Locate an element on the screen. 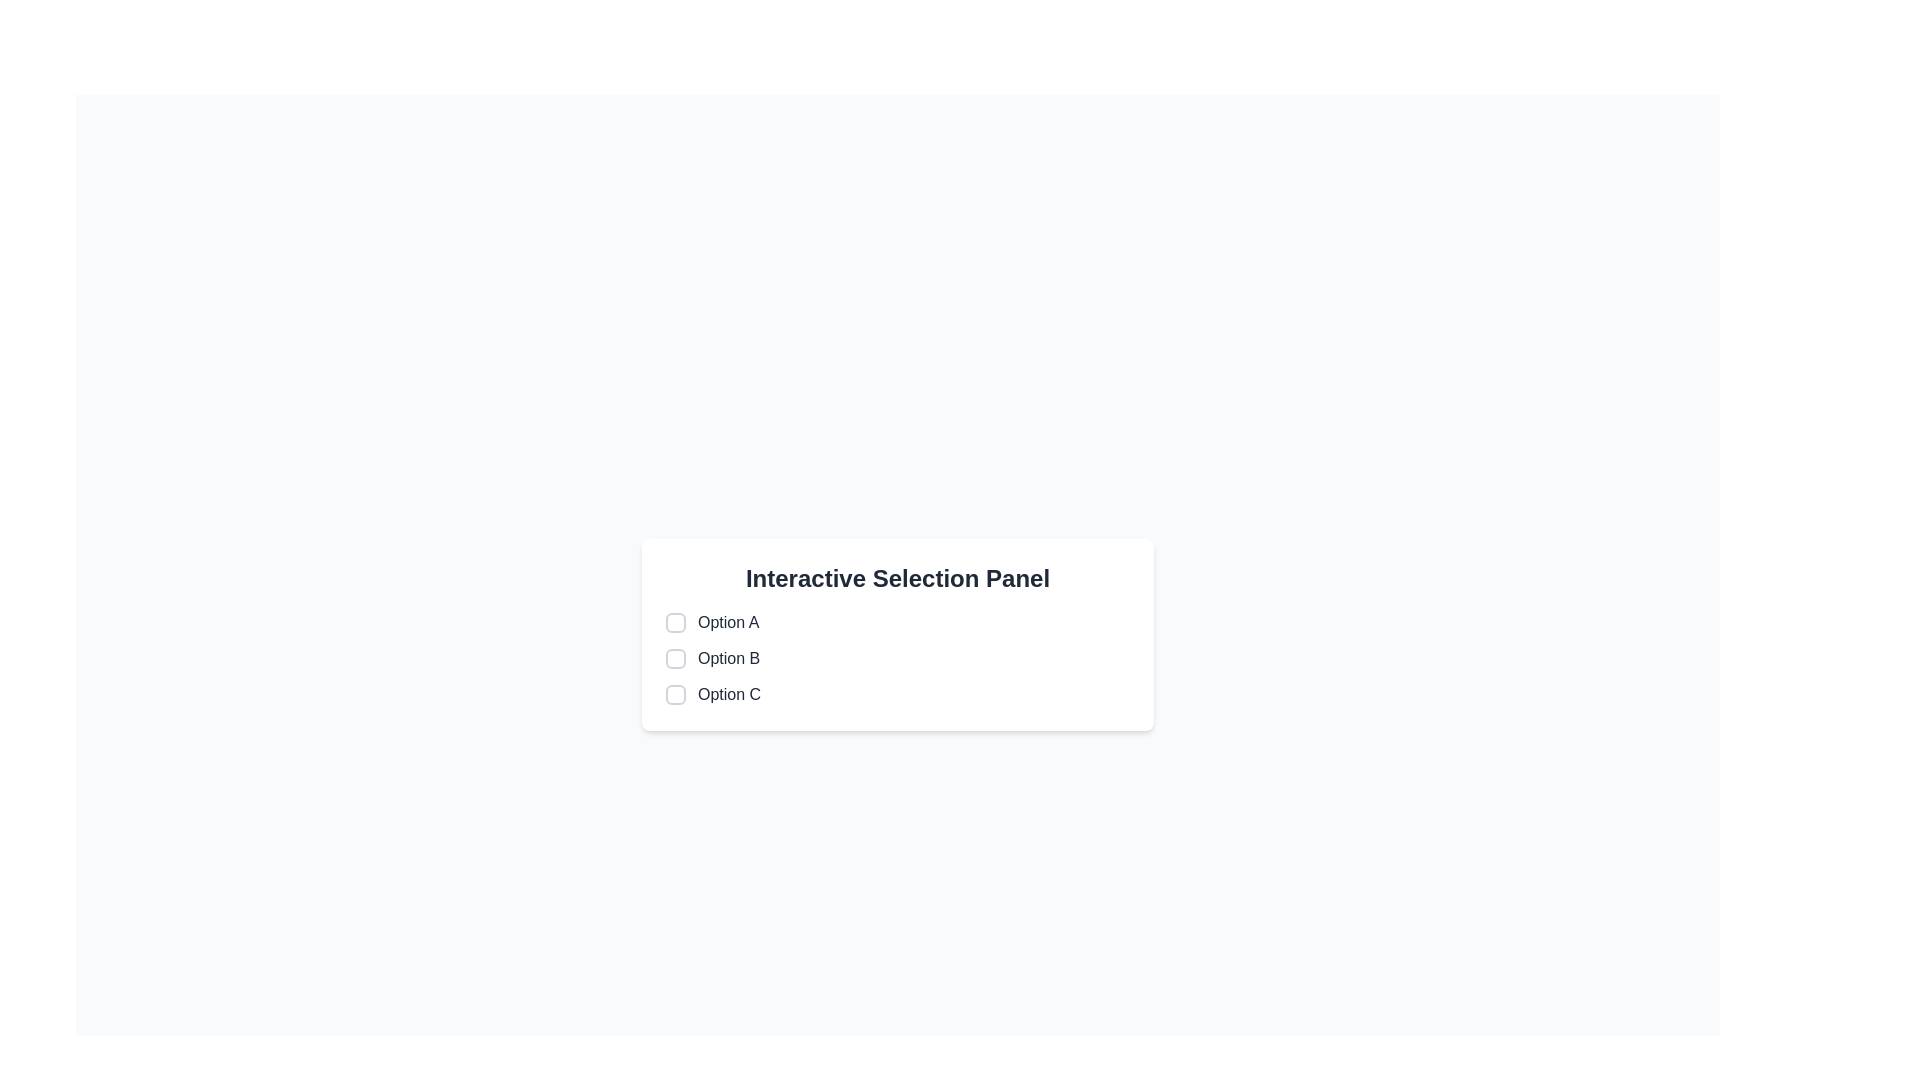  the checkbox associated with 'Option C' is located at coordinates (676, 693).